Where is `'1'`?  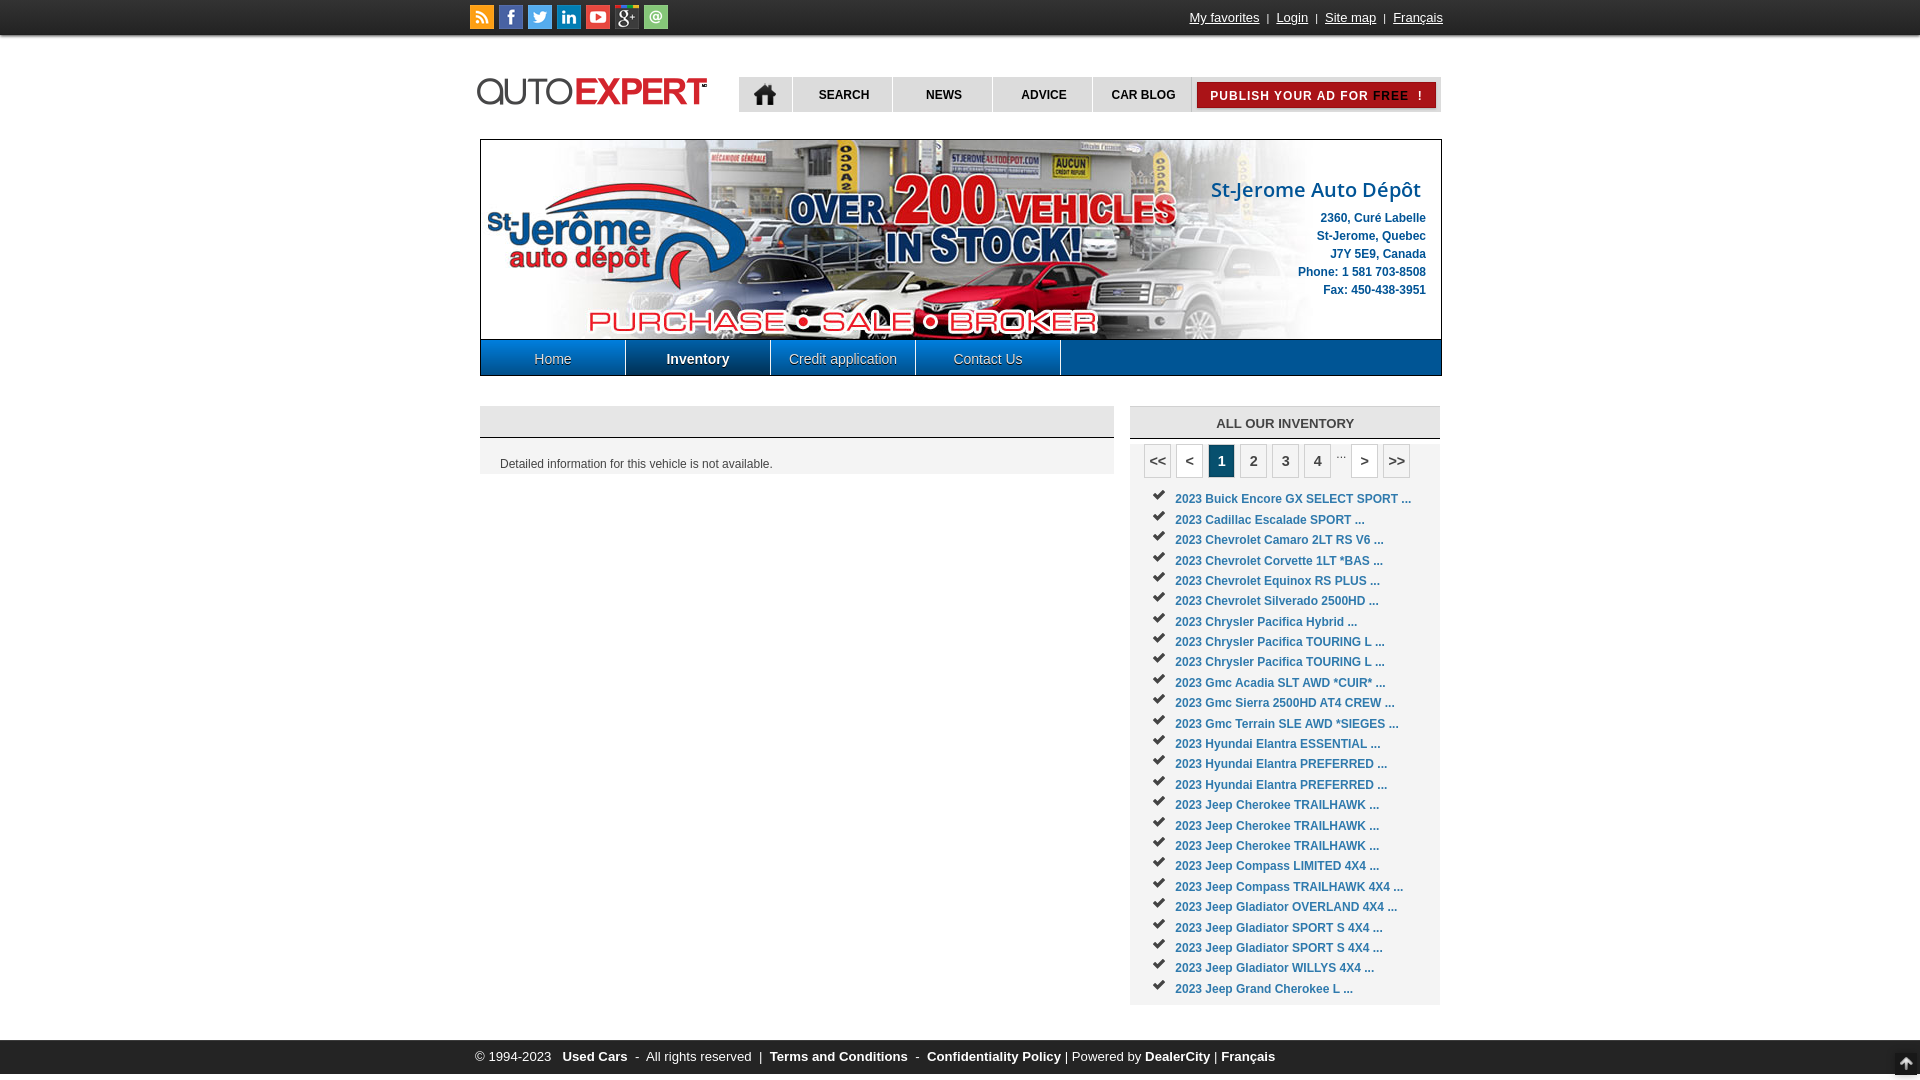 '1' is located at coordinates (1220, 461).